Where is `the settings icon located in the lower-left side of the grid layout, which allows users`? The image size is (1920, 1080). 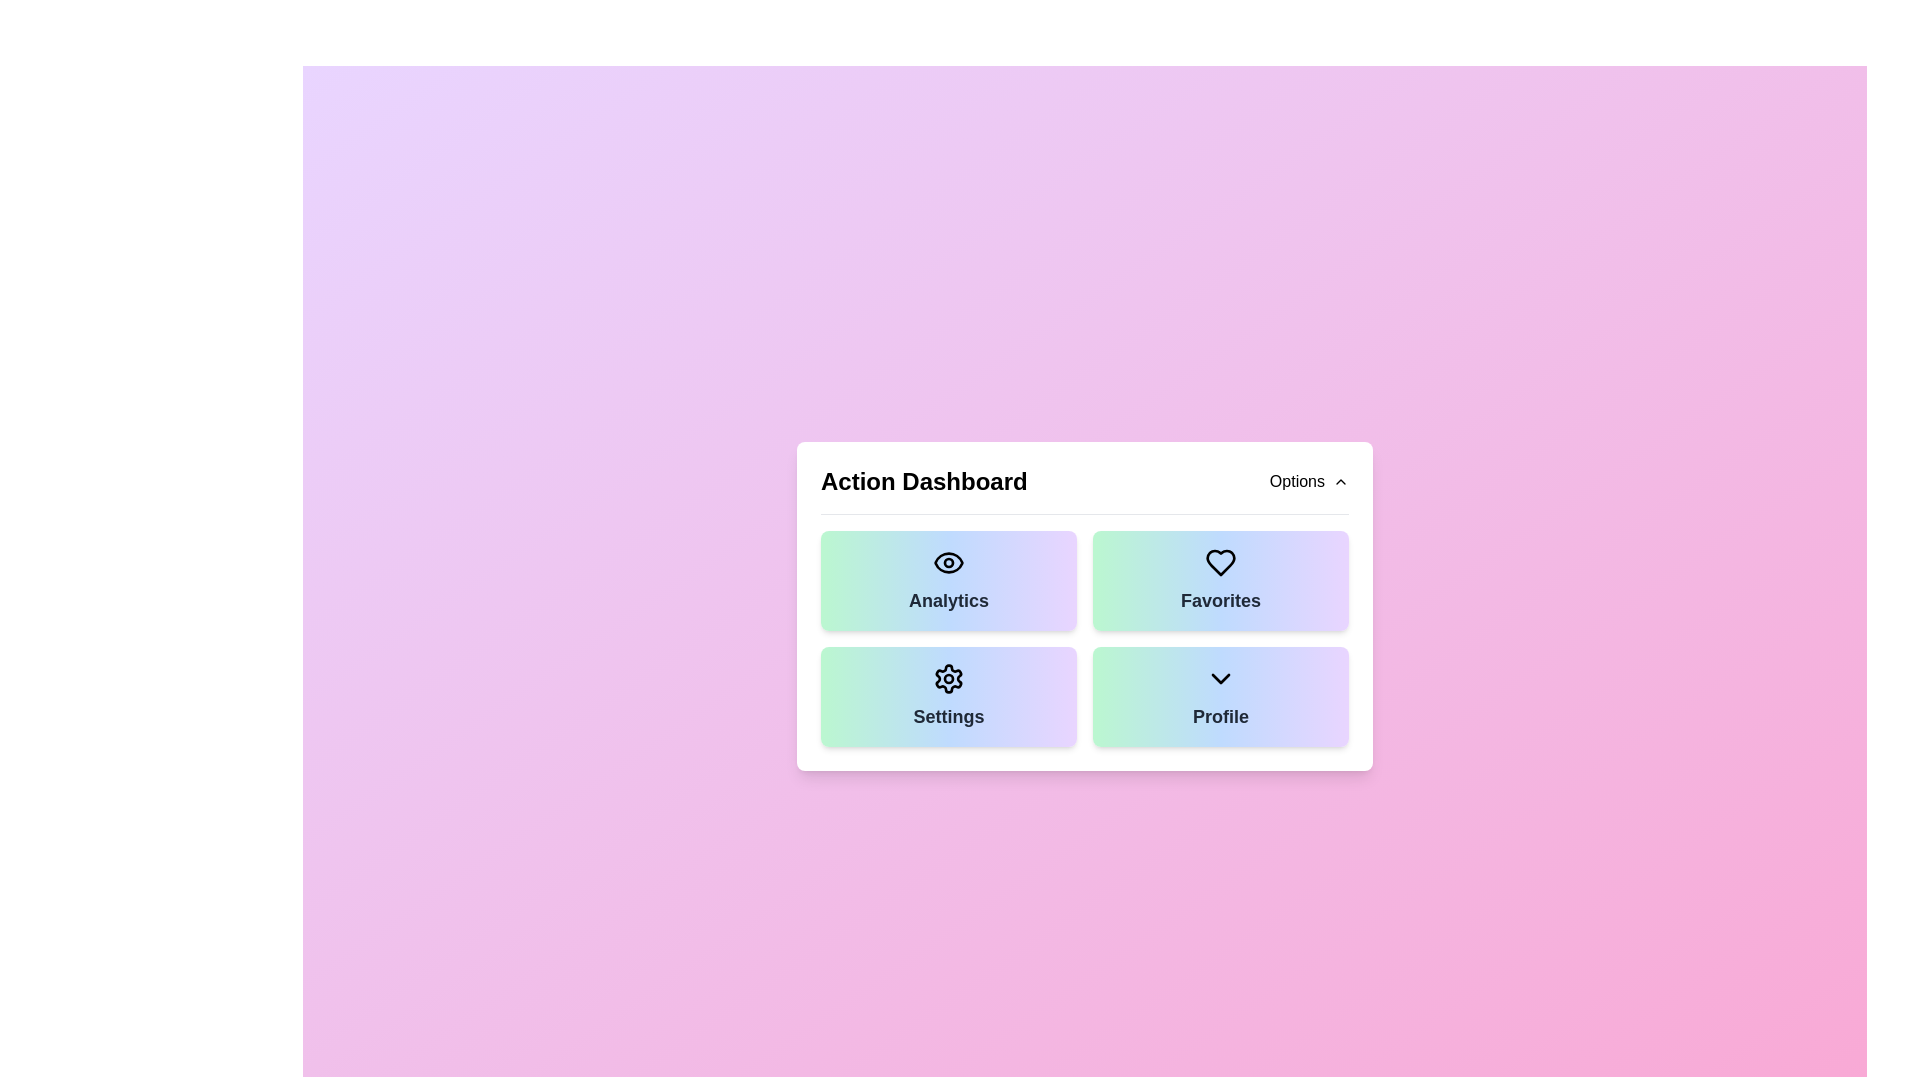
the settings icon located in the lower-left side of the grid layout, which allows users is located at coordinates (948, 677).